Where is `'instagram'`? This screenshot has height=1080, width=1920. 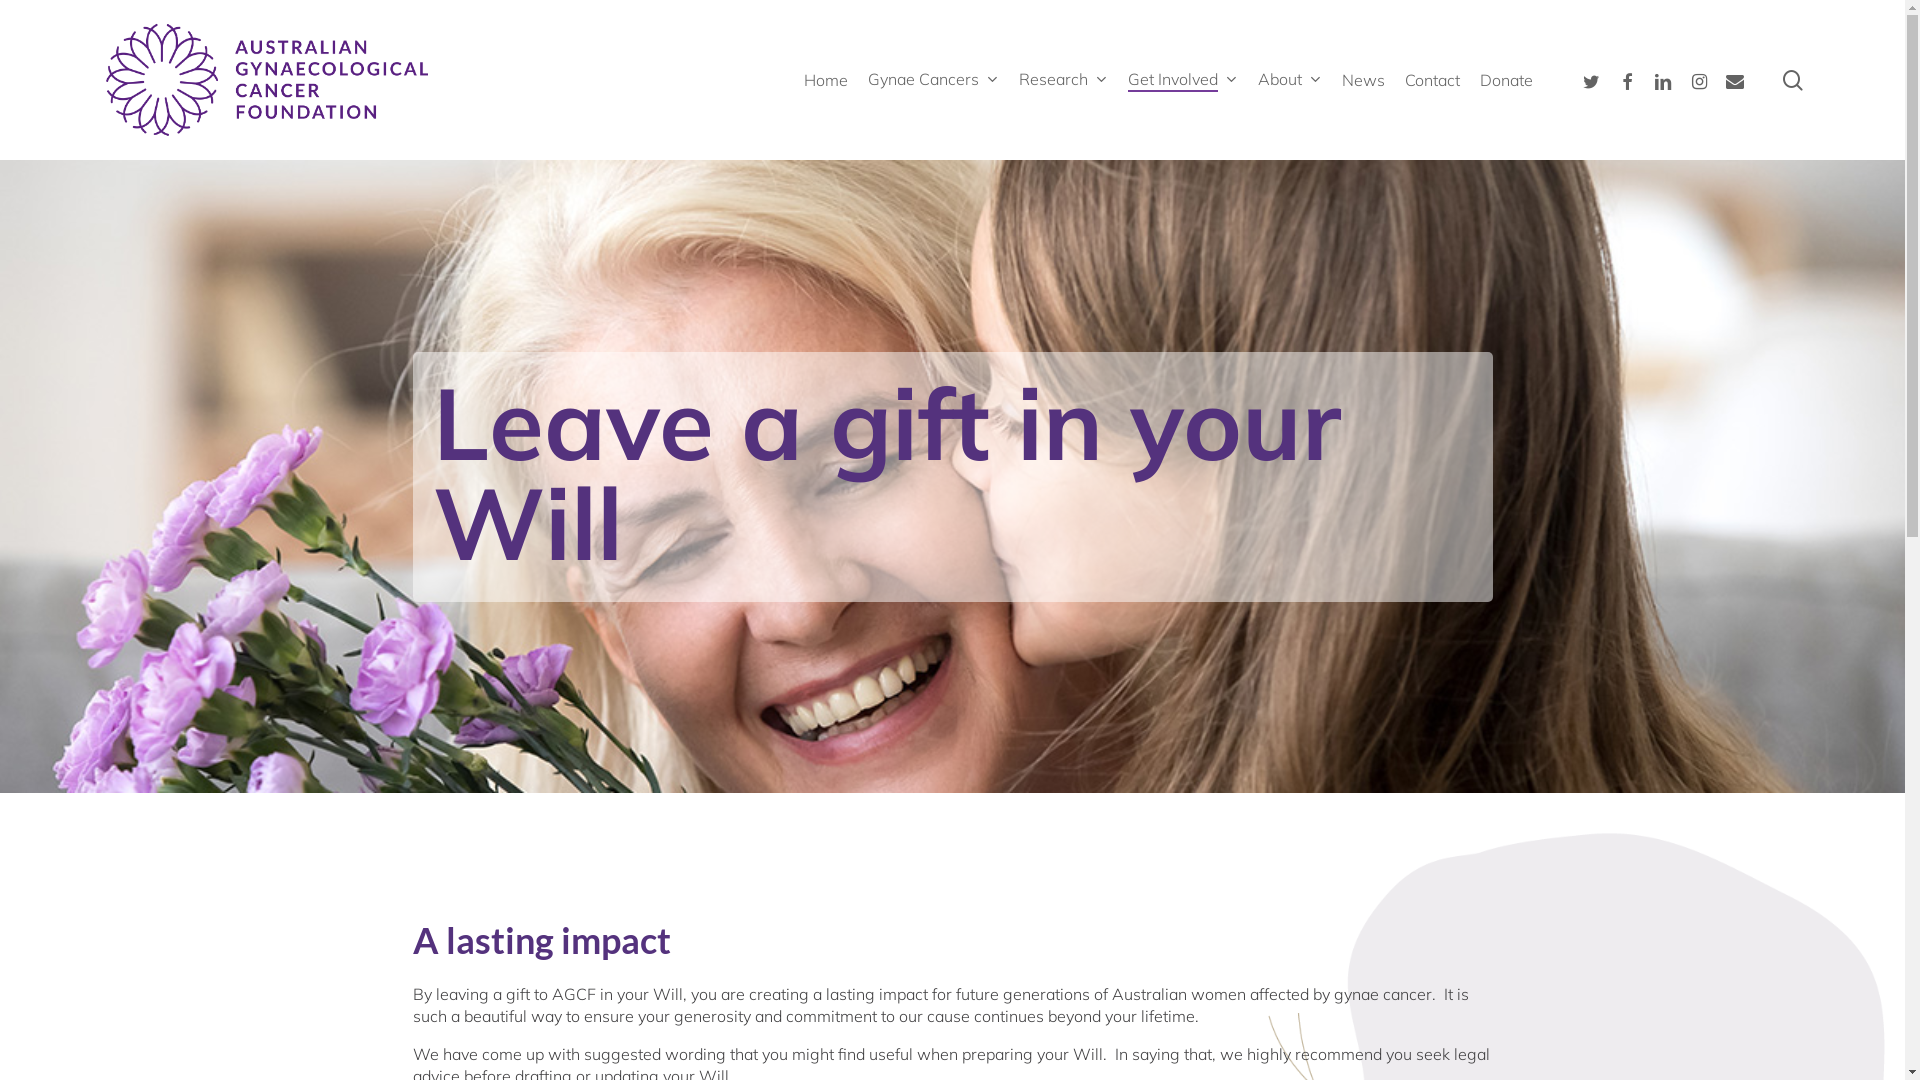 'instagram' is located at coordinates (1698, 79).